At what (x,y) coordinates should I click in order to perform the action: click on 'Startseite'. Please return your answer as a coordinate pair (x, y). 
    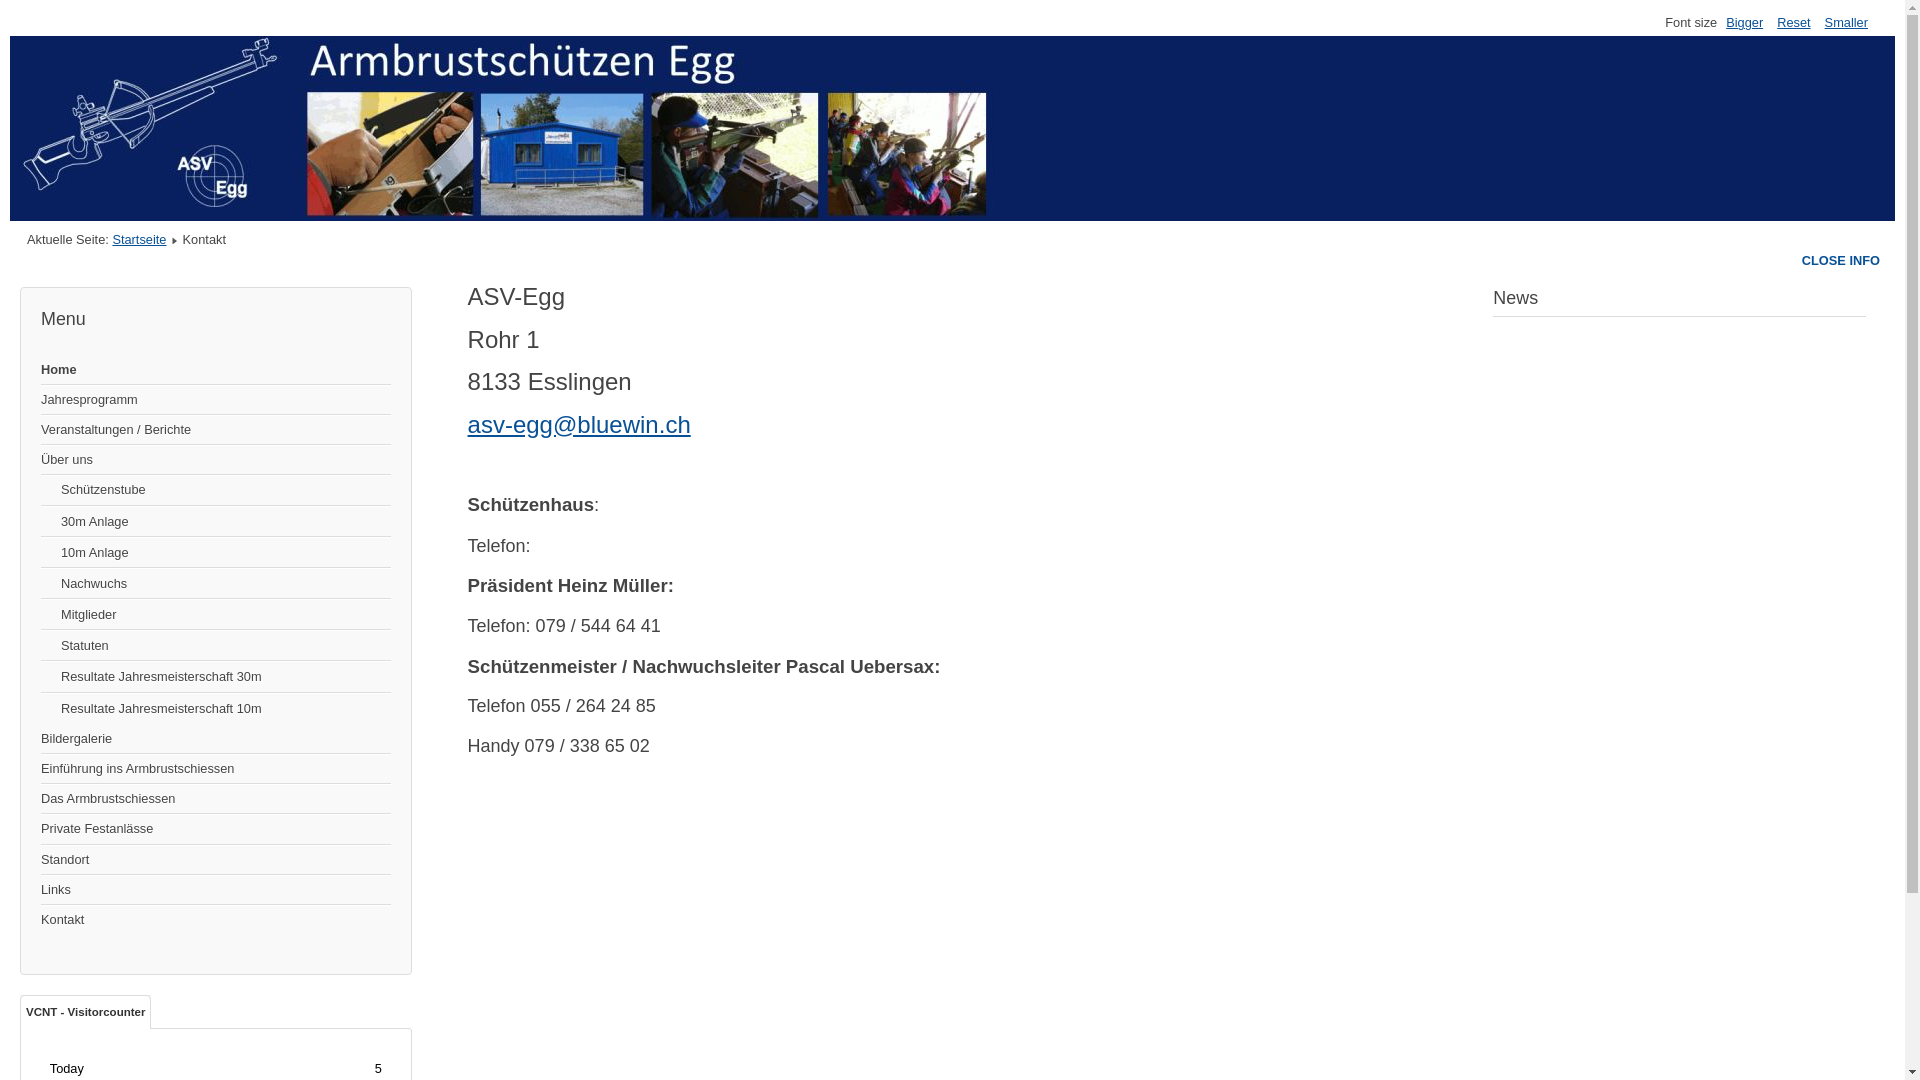
    Looking at the image, I should click on (138, 238).